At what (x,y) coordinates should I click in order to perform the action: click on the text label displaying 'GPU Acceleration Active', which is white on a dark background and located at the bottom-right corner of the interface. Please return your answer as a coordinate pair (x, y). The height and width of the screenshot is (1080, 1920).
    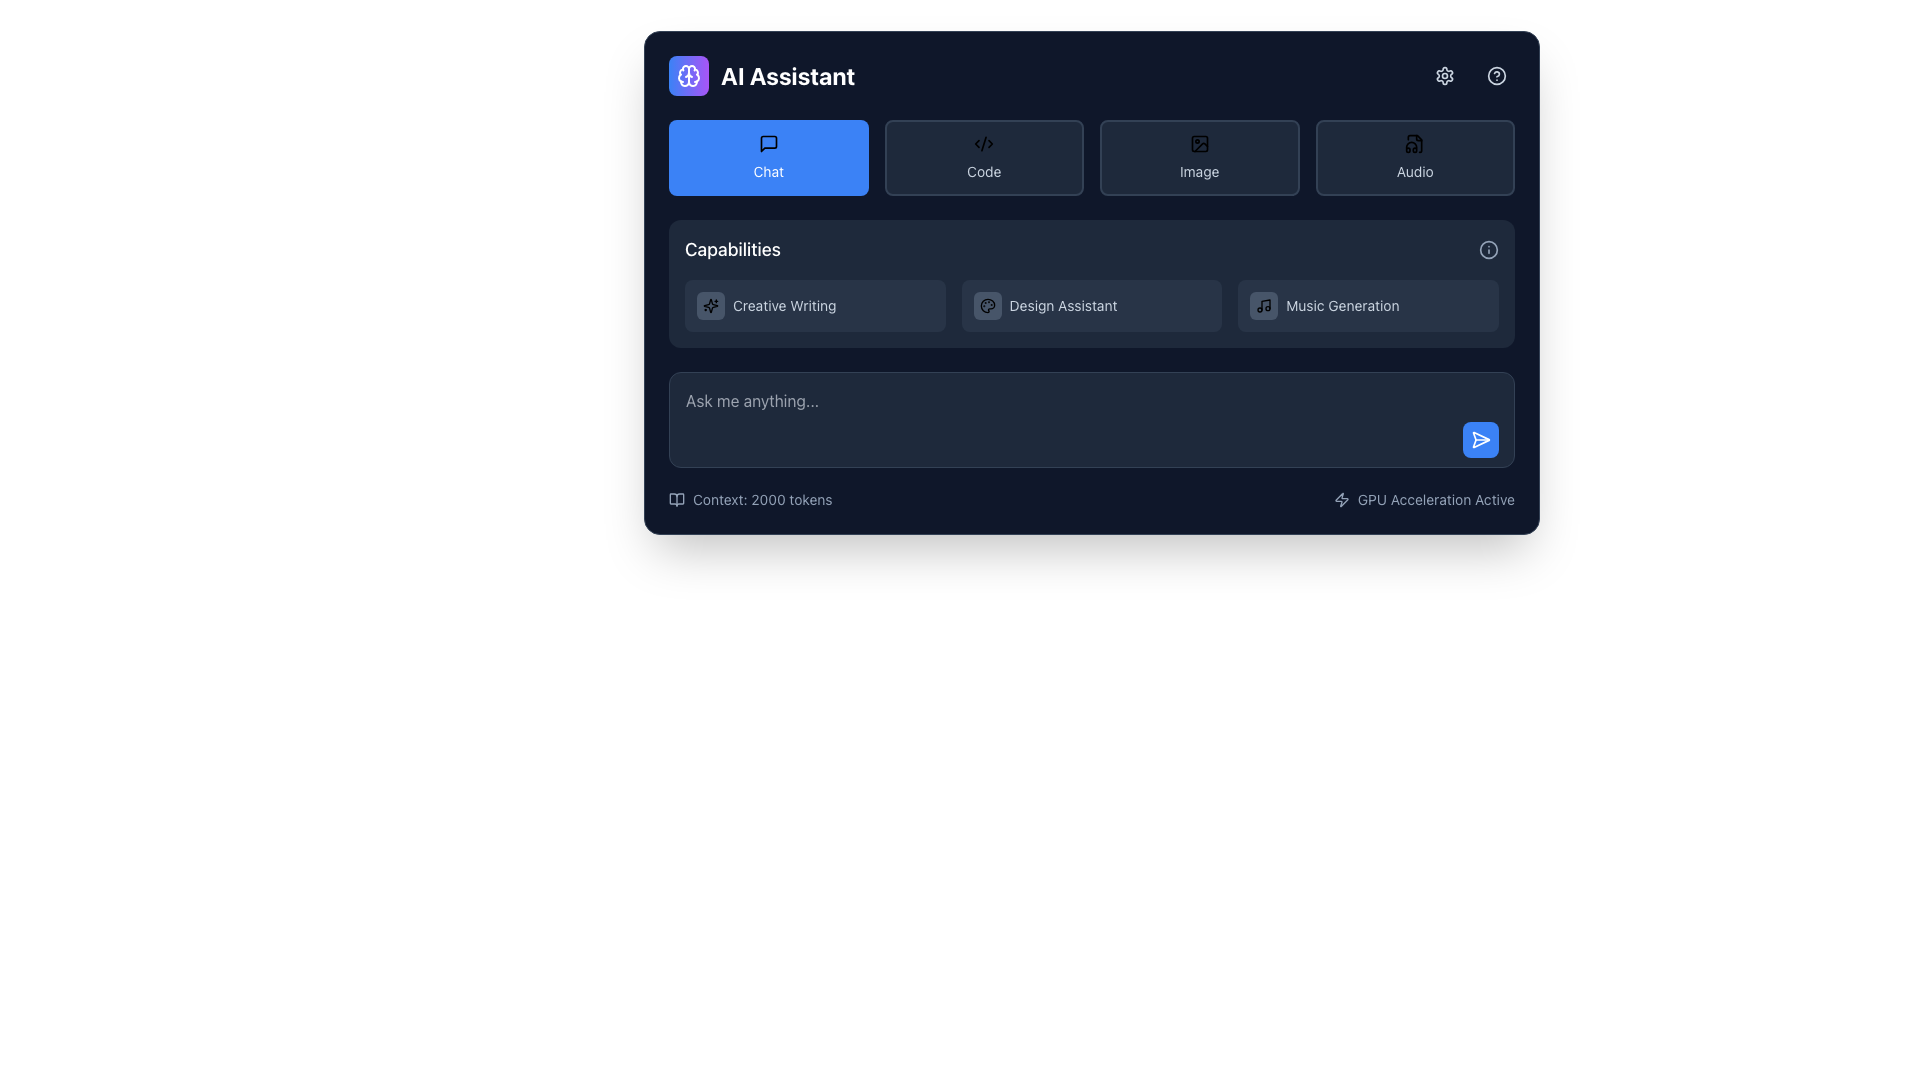
    Looking at the image, I should click on (1435, 499).